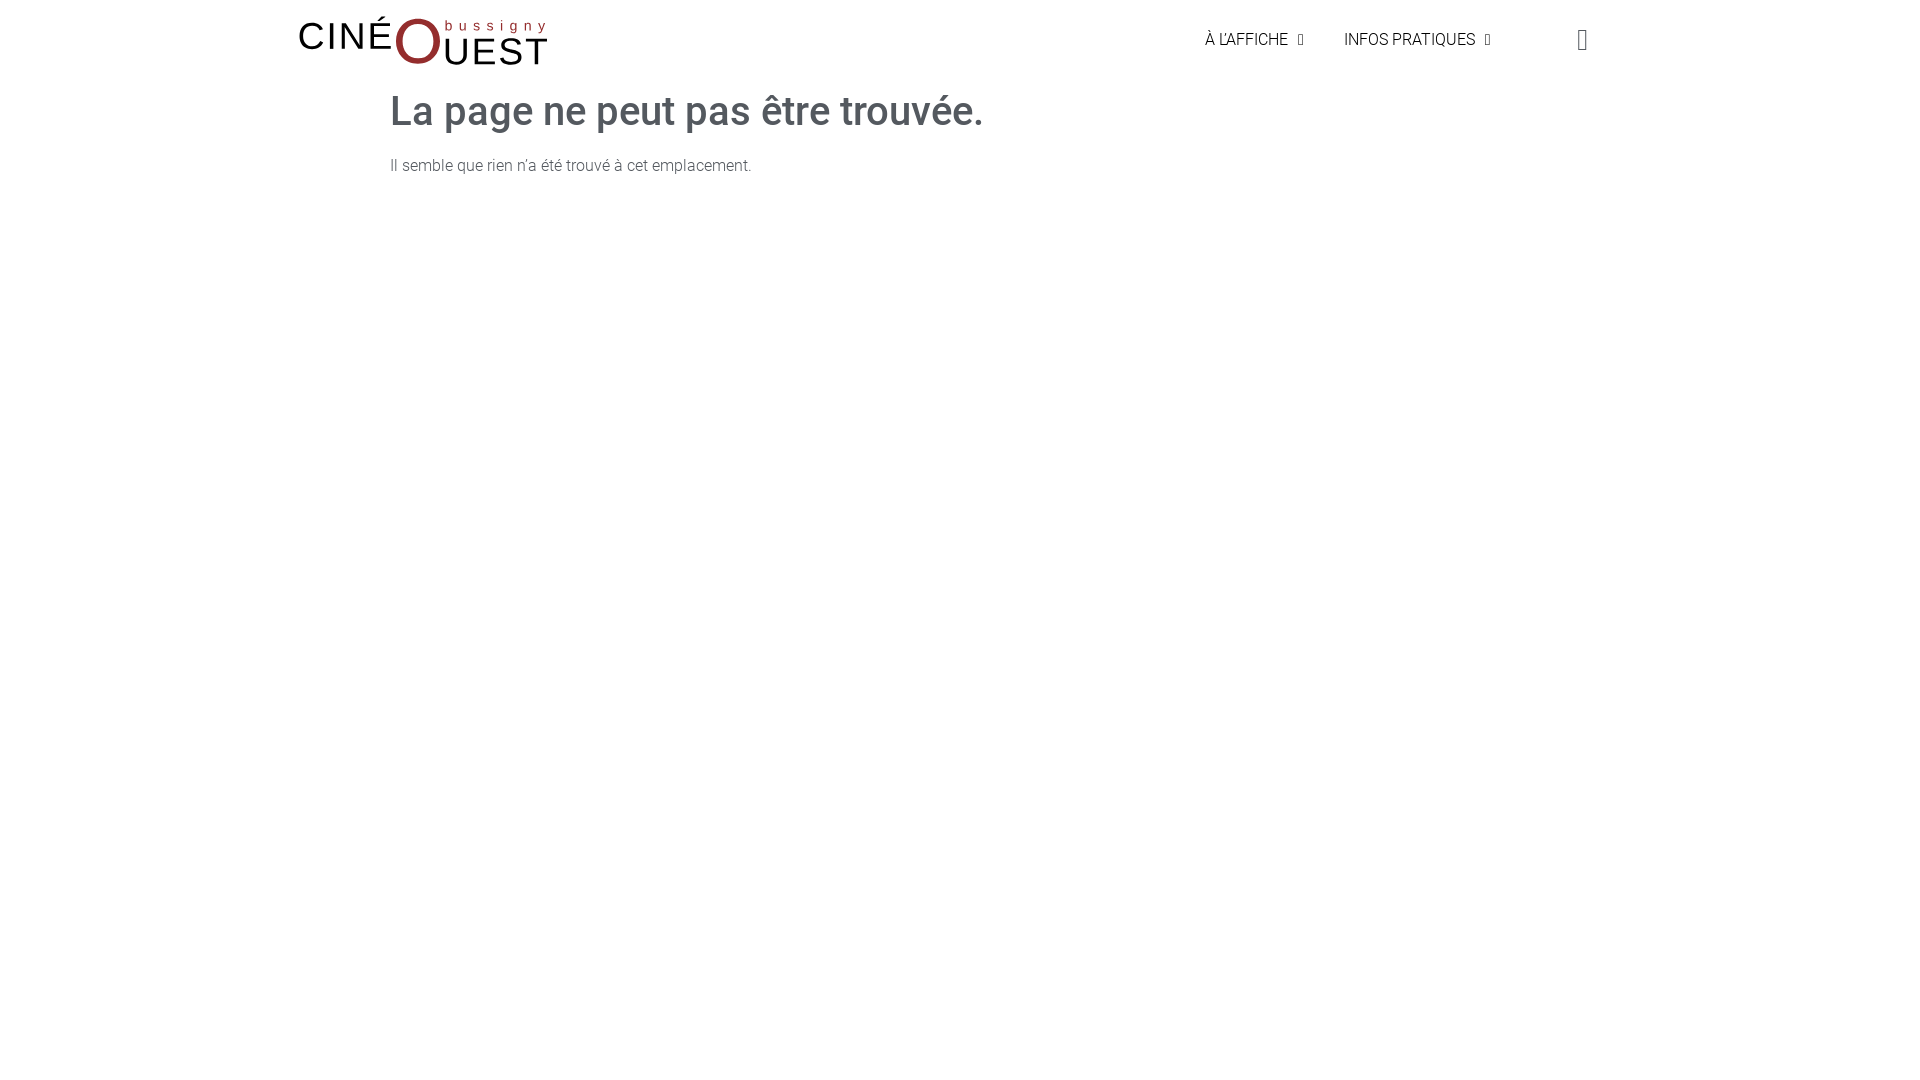 The height and width of the screenshot is (1080, 1920). What do you see at coordinates (1416, 40) in the screenshot?
I see `'INFOS PRATIQUES'` at bounding box center [1416, 40].